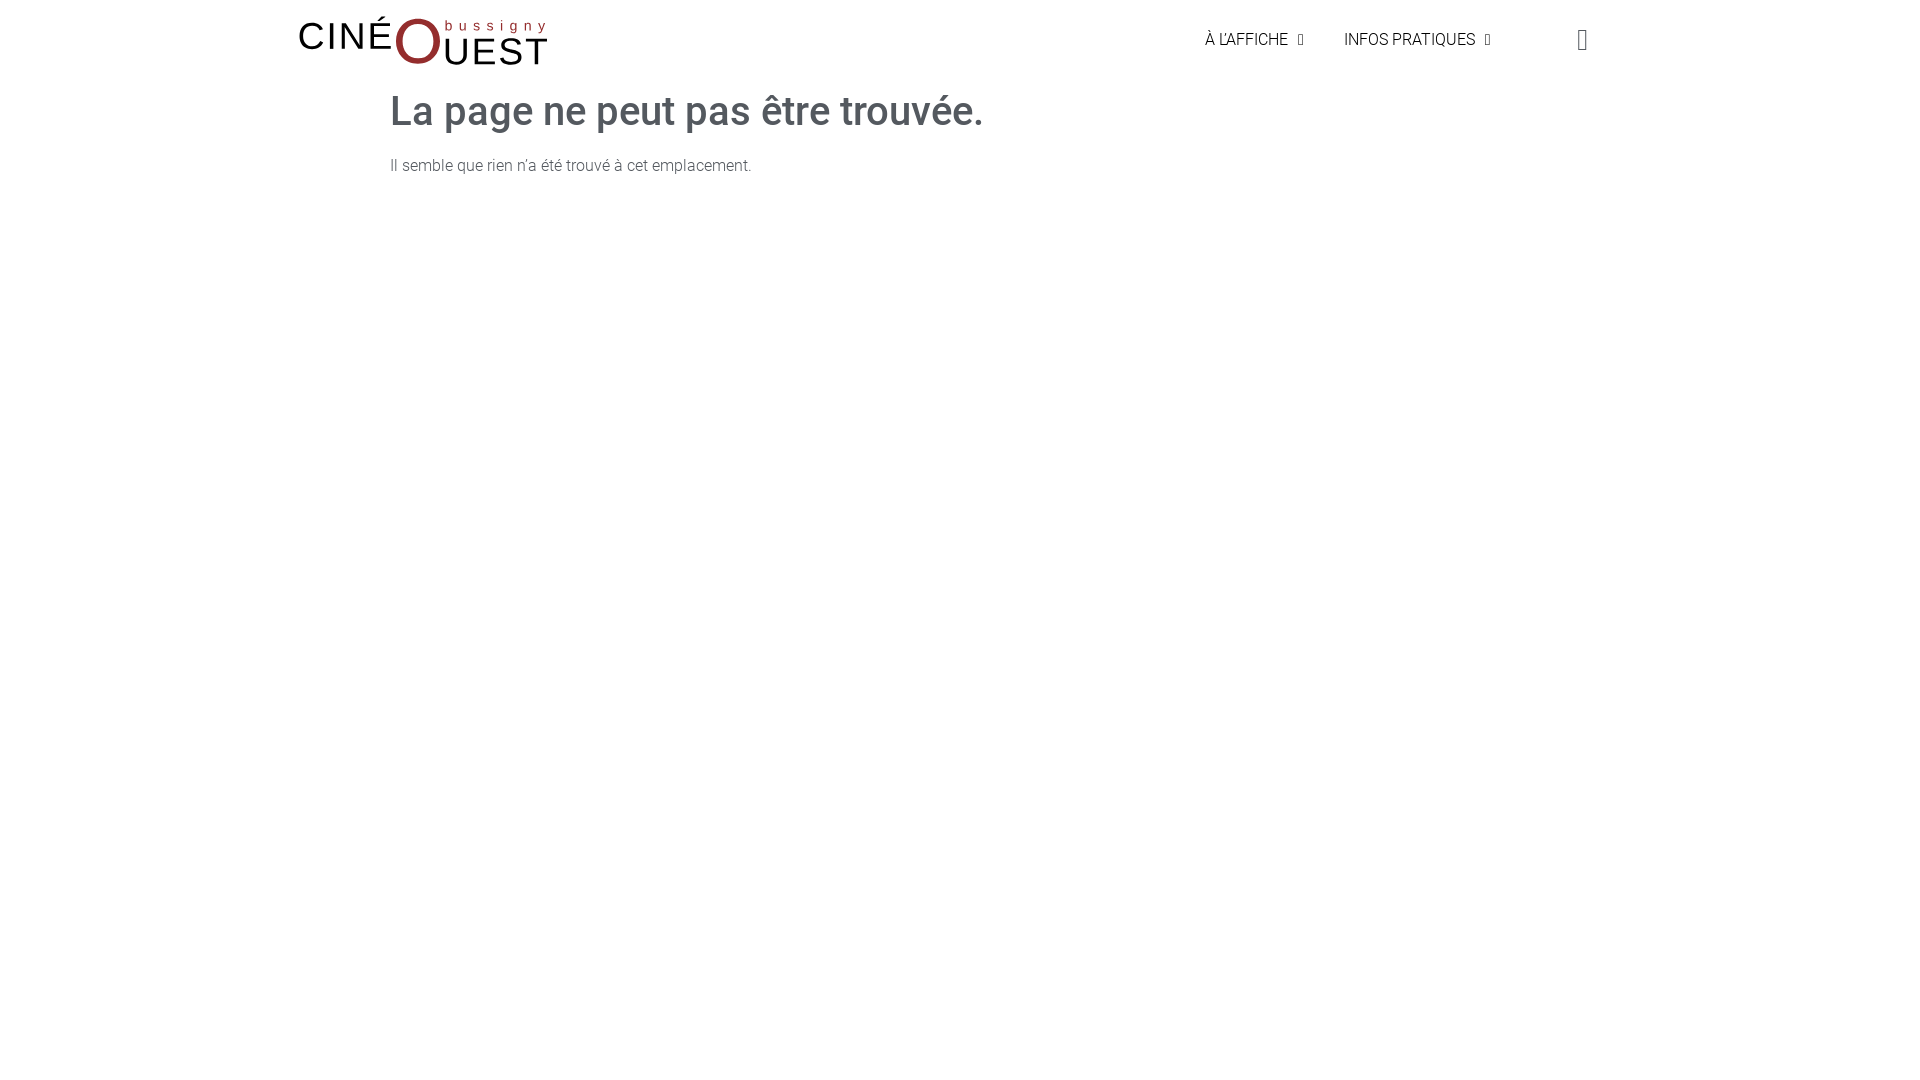 The height and width of the screenshot is (1080, 1920). What do you see at coordinates (1416, 40) in the screenshot?
I see `'INFOS PRATIQUES'` at bounding box center [1416, 40].